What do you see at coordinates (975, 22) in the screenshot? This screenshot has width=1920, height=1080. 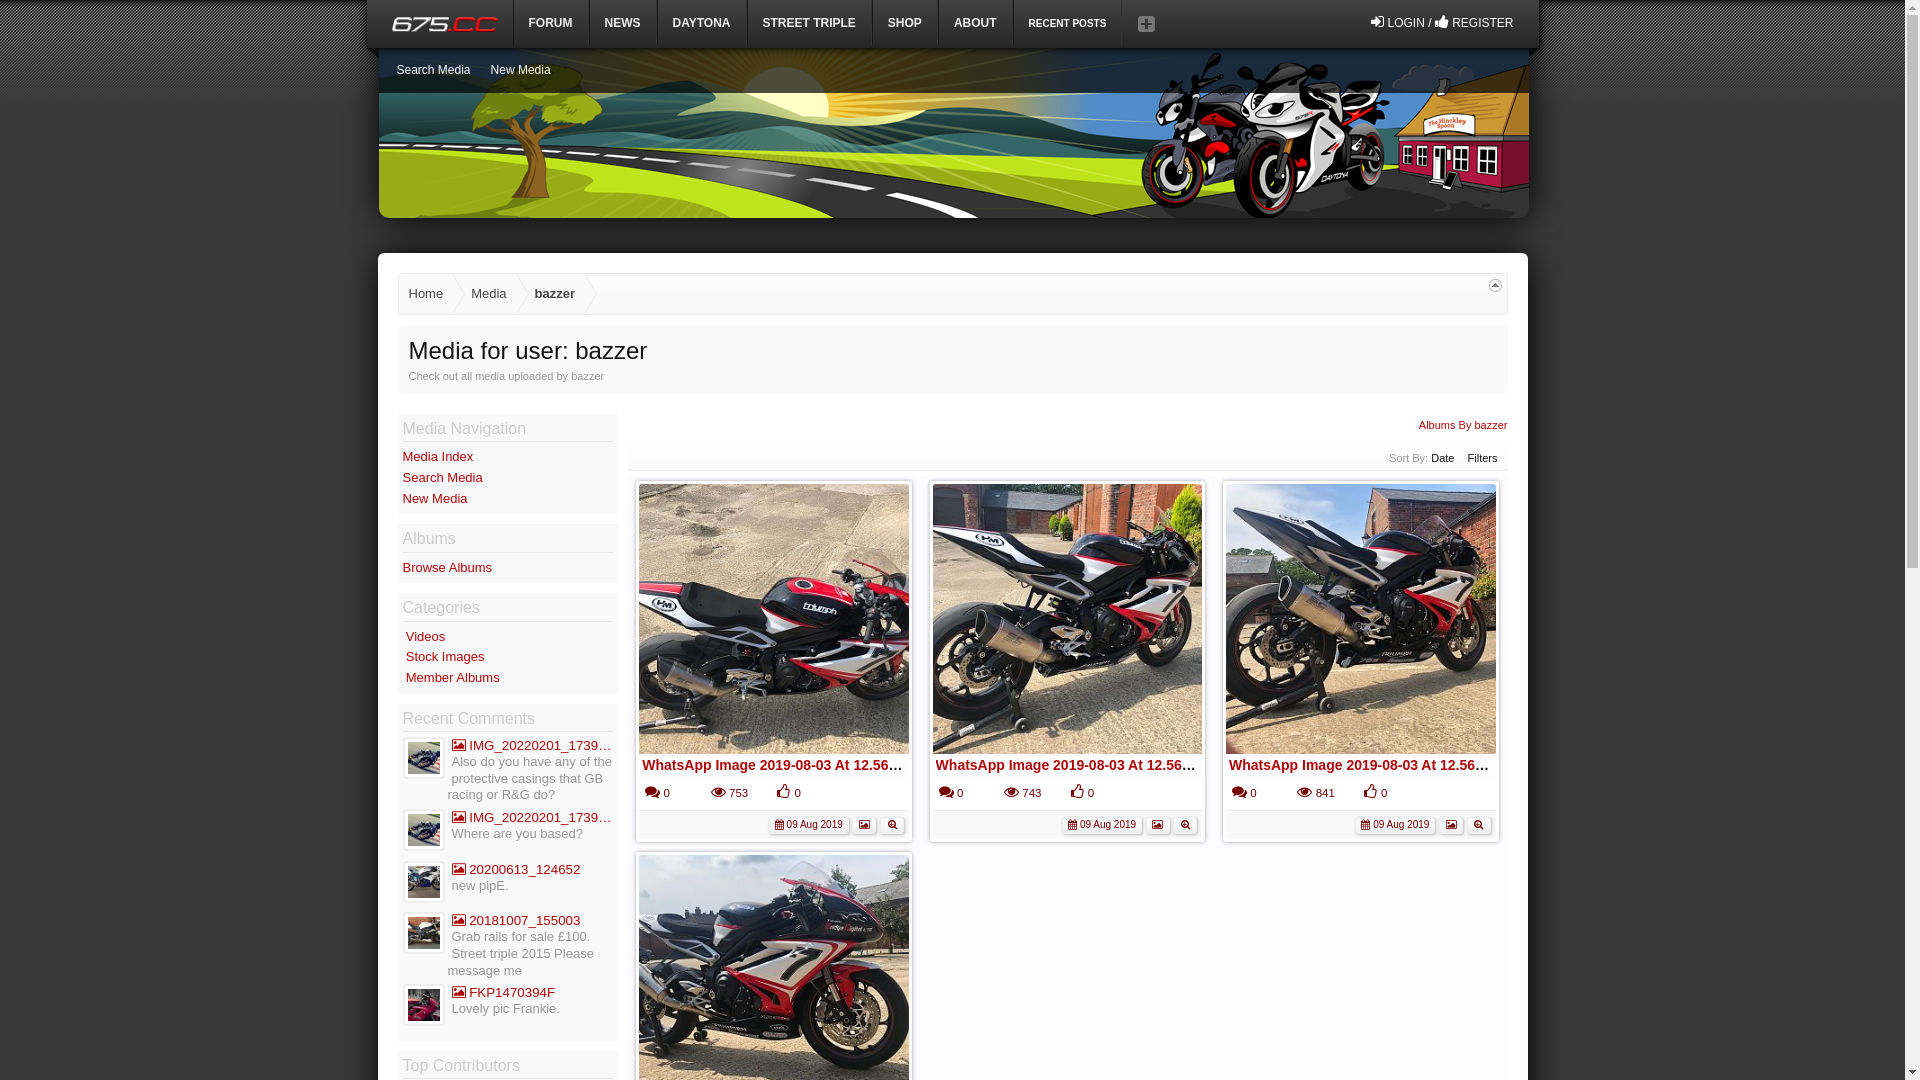 I see `'ABOUT'` at bounding box center [975, 22].